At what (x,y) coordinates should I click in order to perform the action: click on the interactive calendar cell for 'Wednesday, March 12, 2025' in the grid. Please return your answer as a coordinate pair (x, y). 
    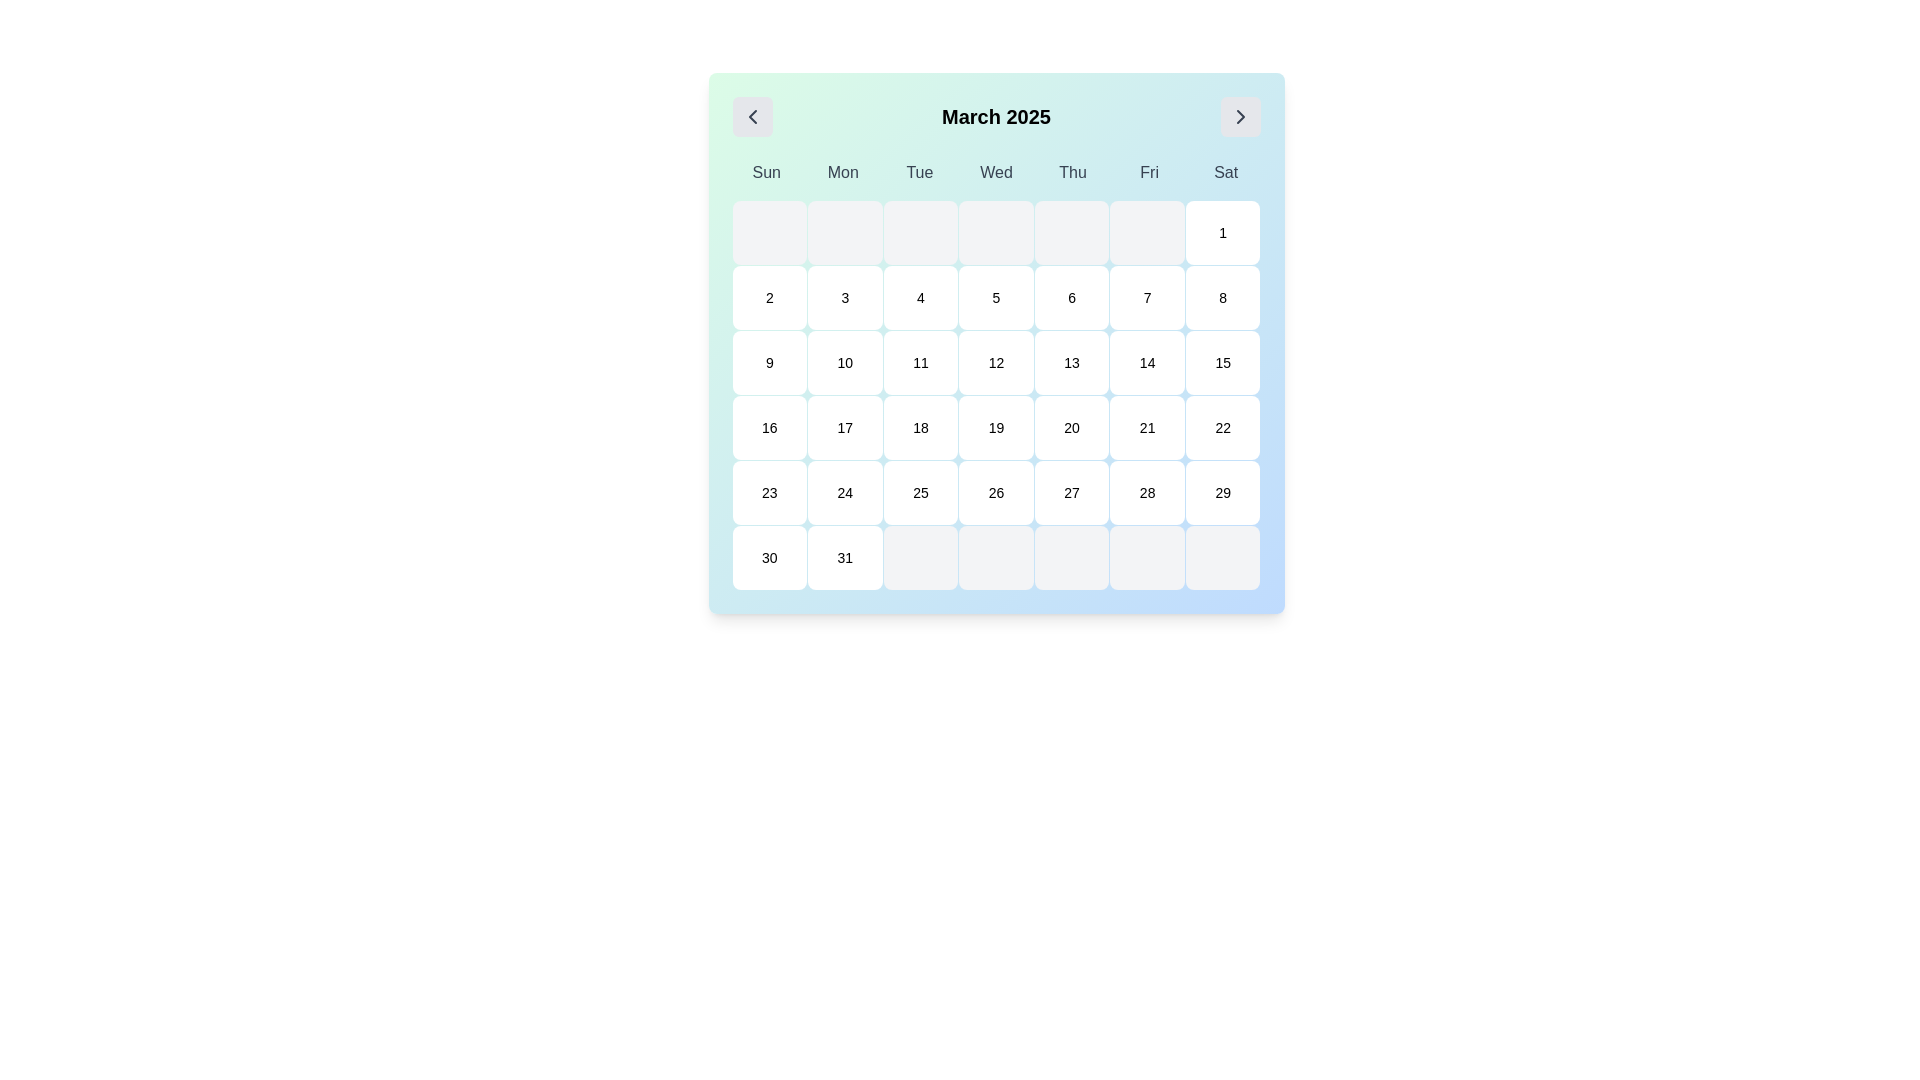
    Looking at the image, I should click on (996, 395).